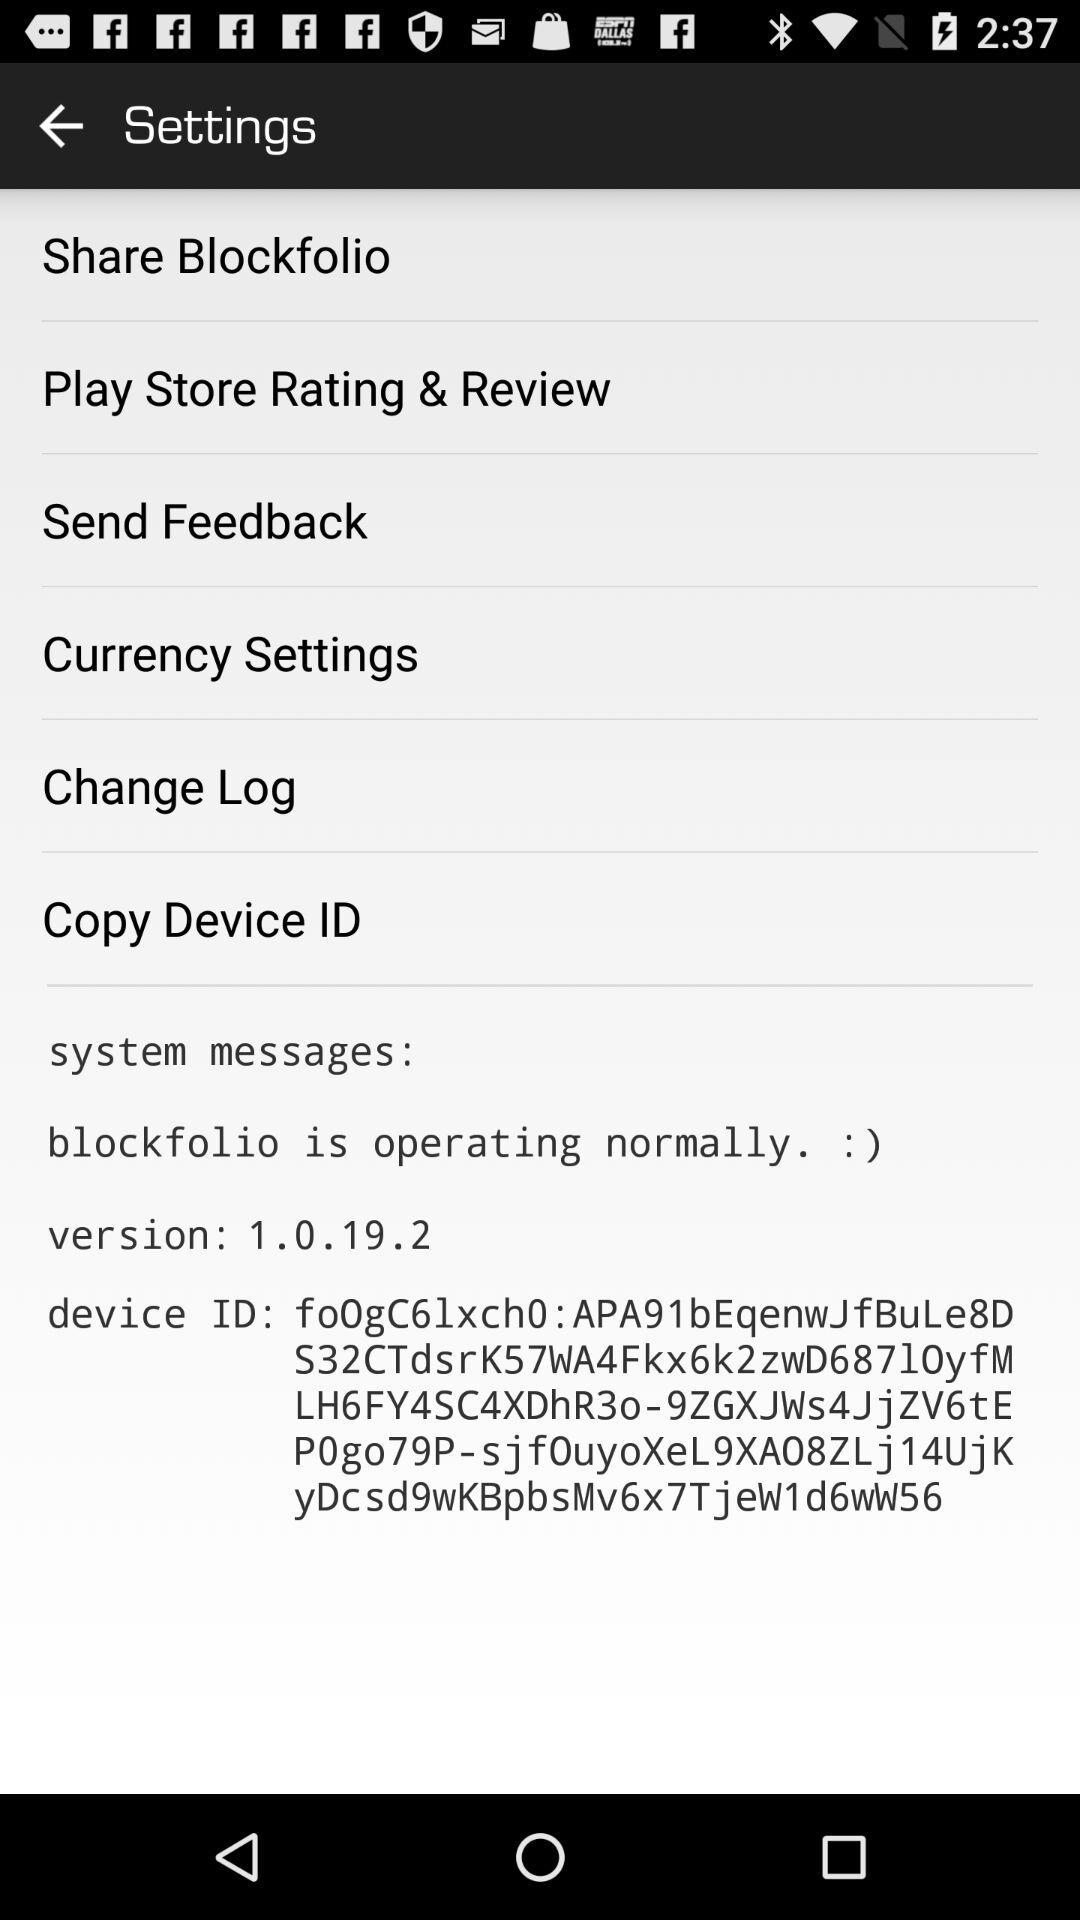 This screenshot has height=1920, width=1080. I want to click on the app above the currency settings, so click(204, 519).